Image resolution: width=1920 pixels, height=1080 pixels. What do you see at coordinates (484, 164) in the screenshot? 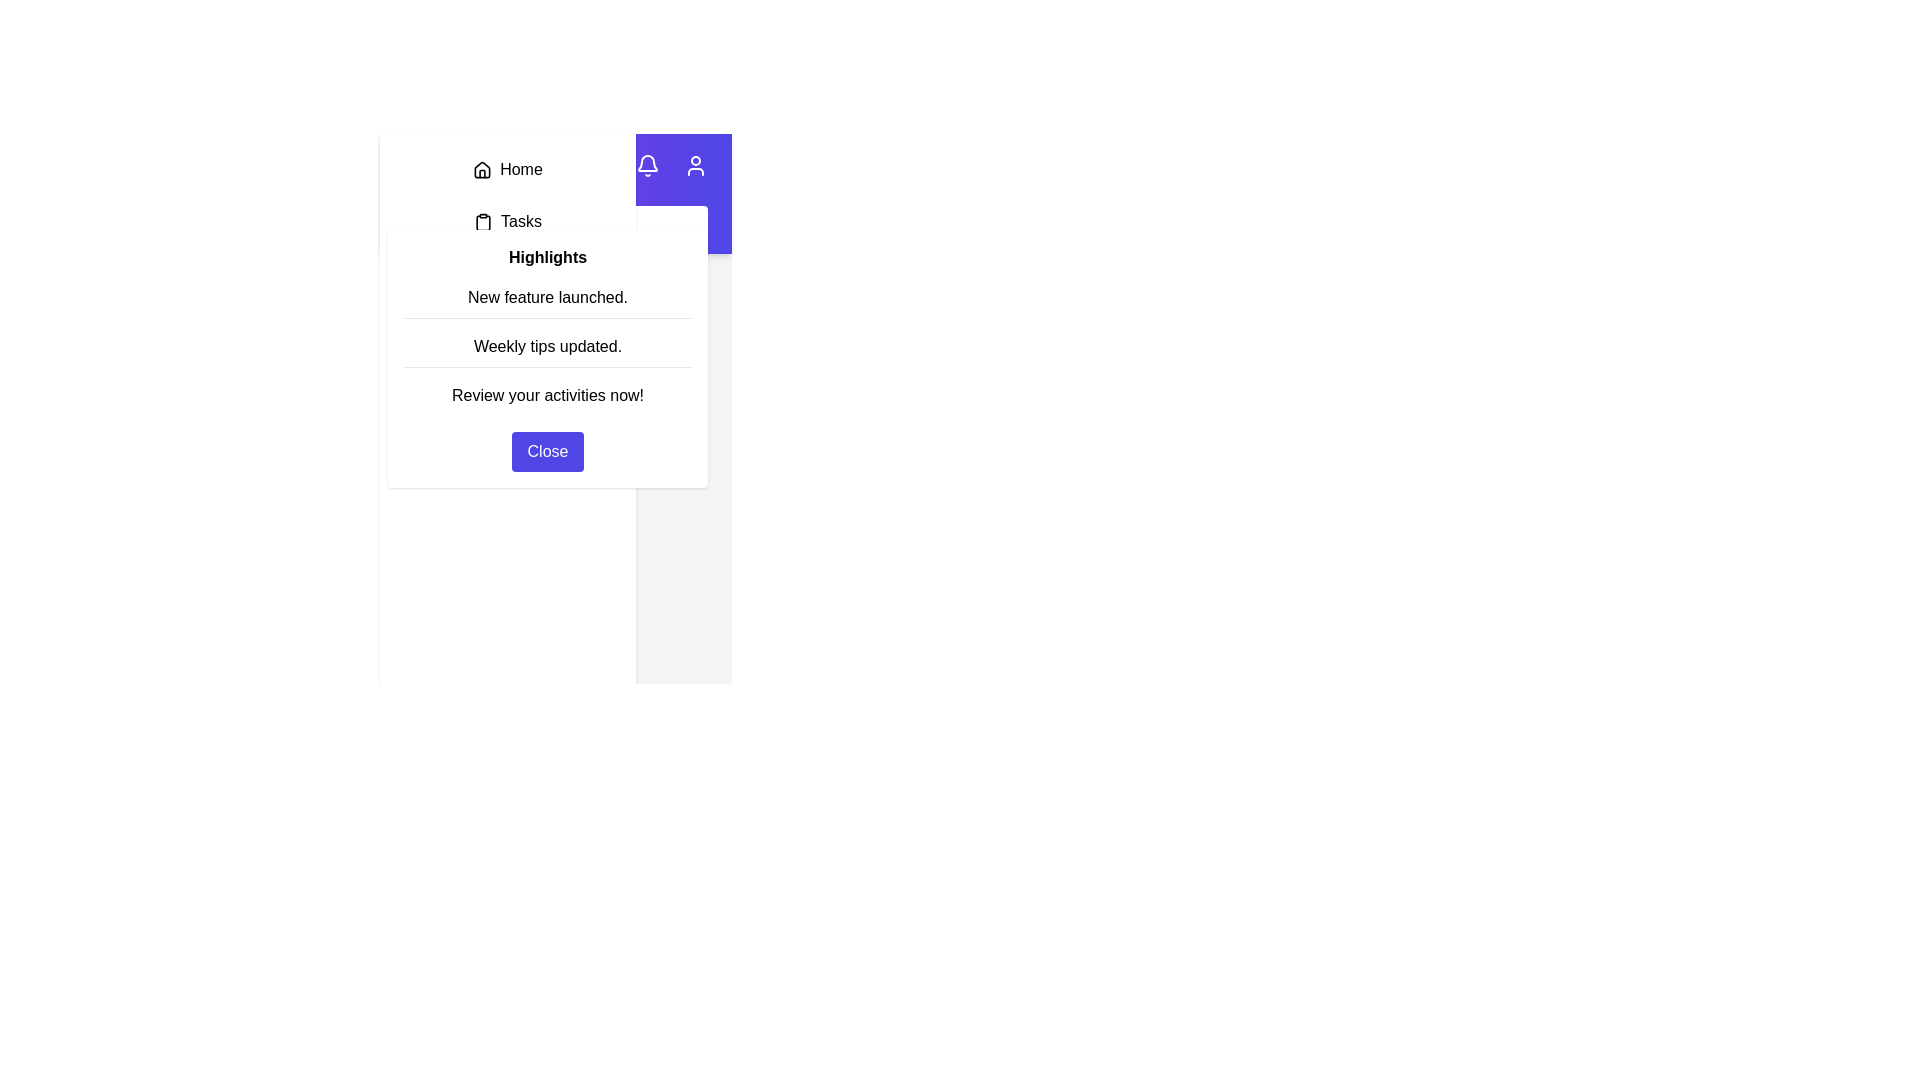
I see `the 'My Activity' label, which is a bold text component accompanied by an icon, located at the top left of the interface` at bounding box center [484, 164].